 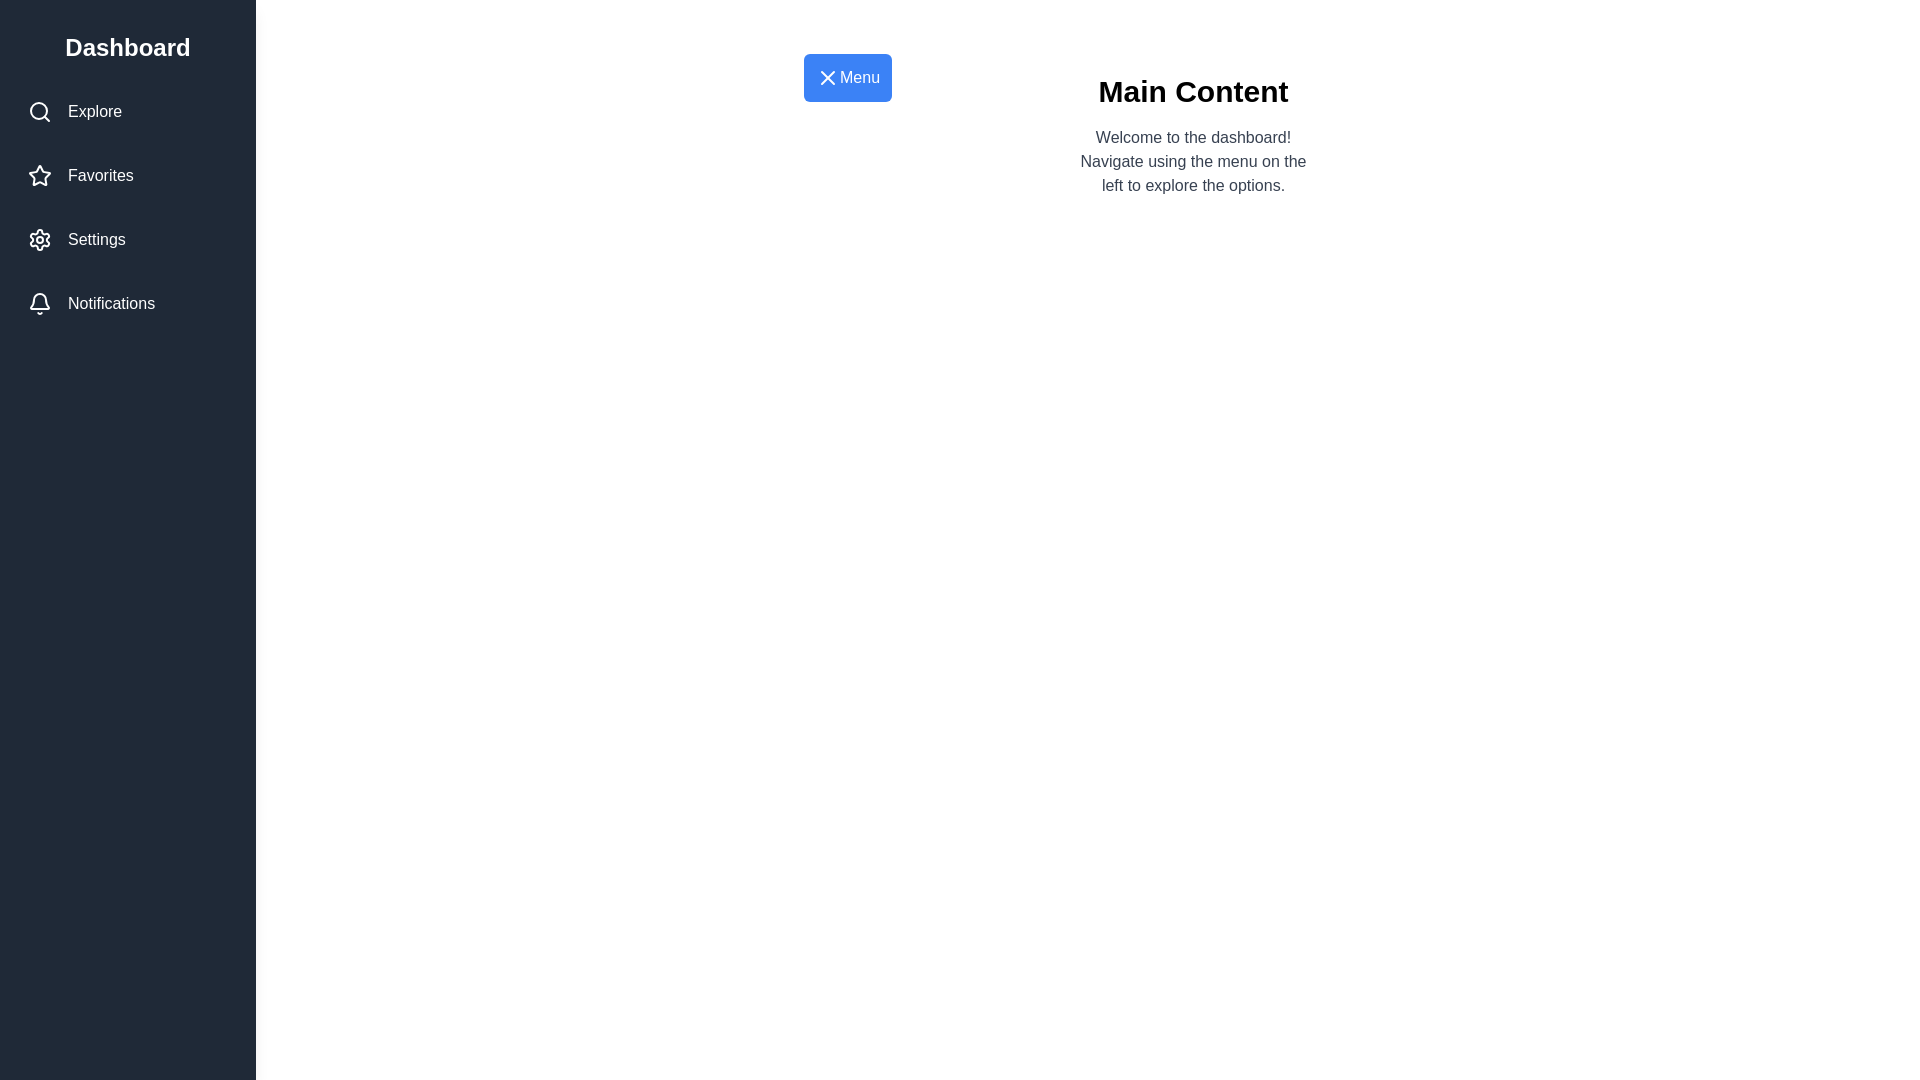 I want to click on the cross icon resembling a close button located within the blue 'Menu' button, so click(x=828, y=76).